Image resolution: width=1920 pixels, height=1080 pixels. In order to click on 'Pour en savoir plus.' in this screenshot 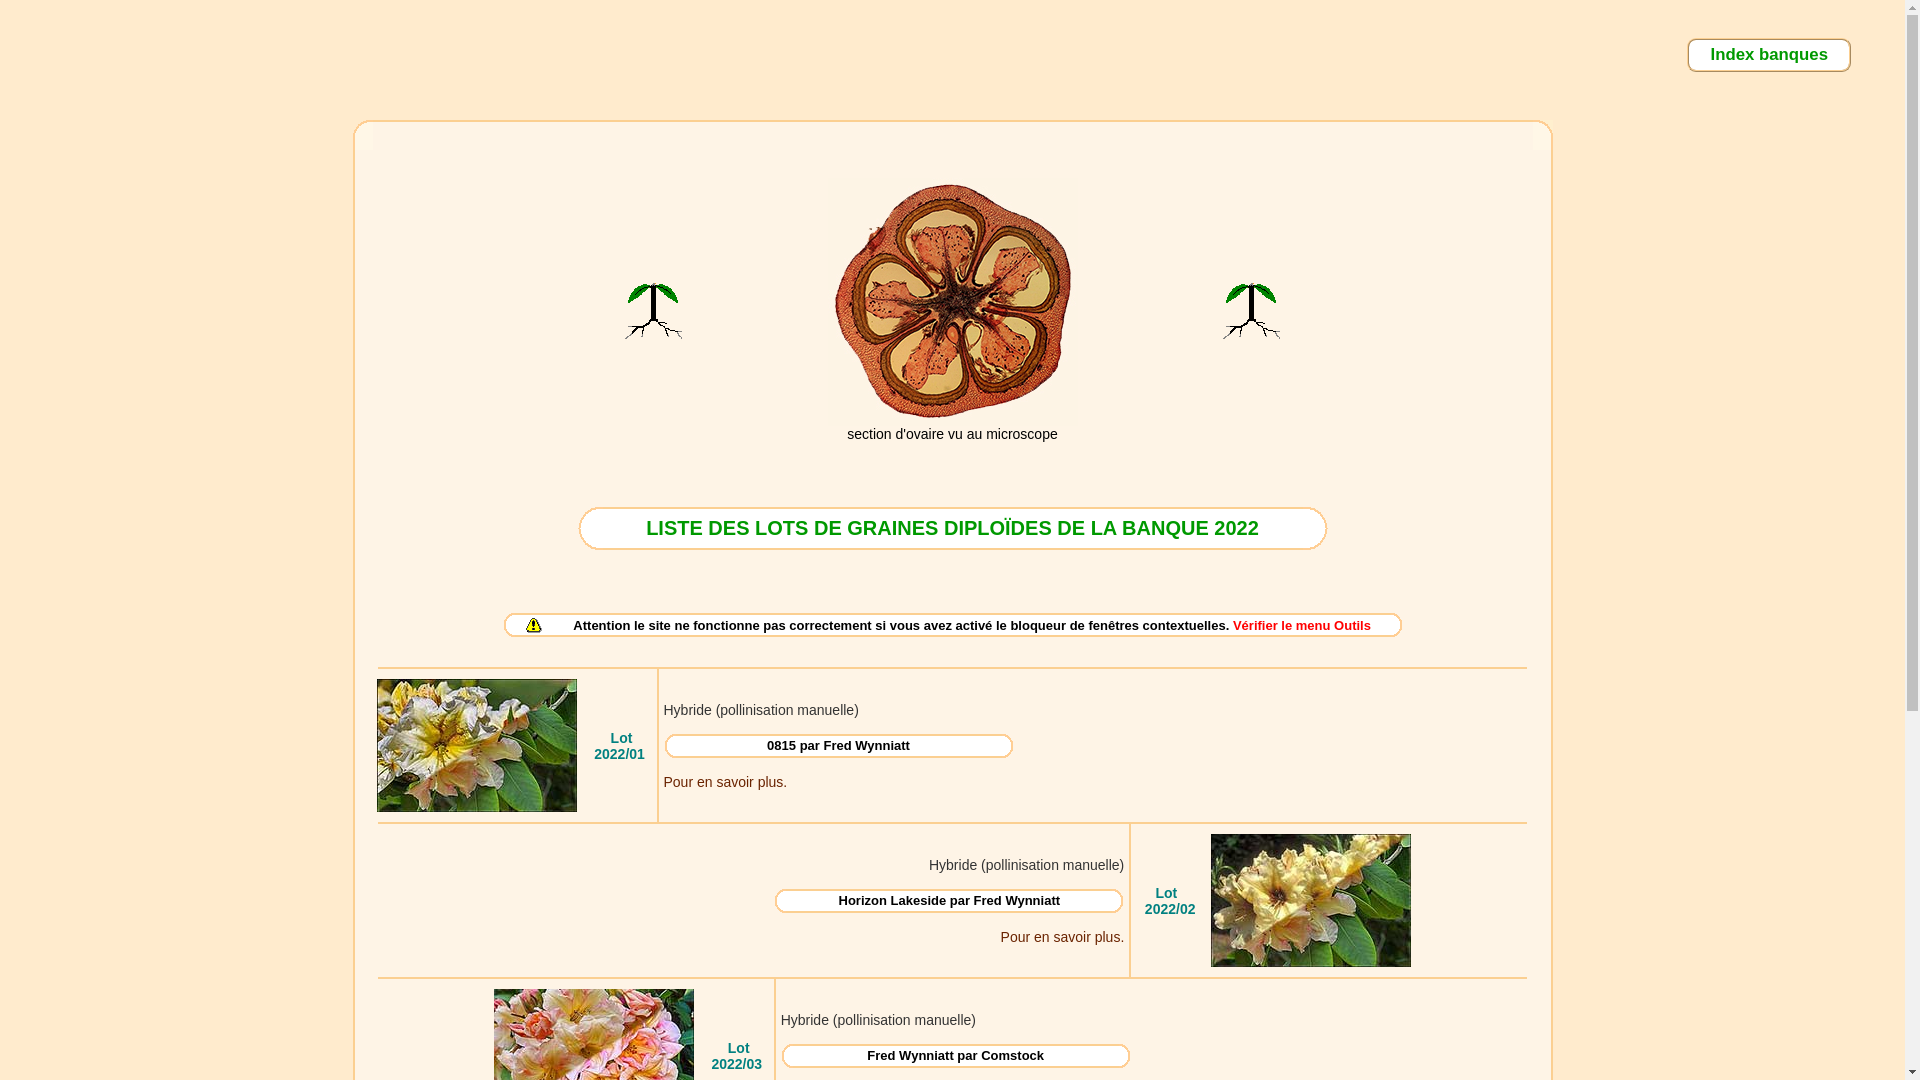, I will do `click(724, 781)`.